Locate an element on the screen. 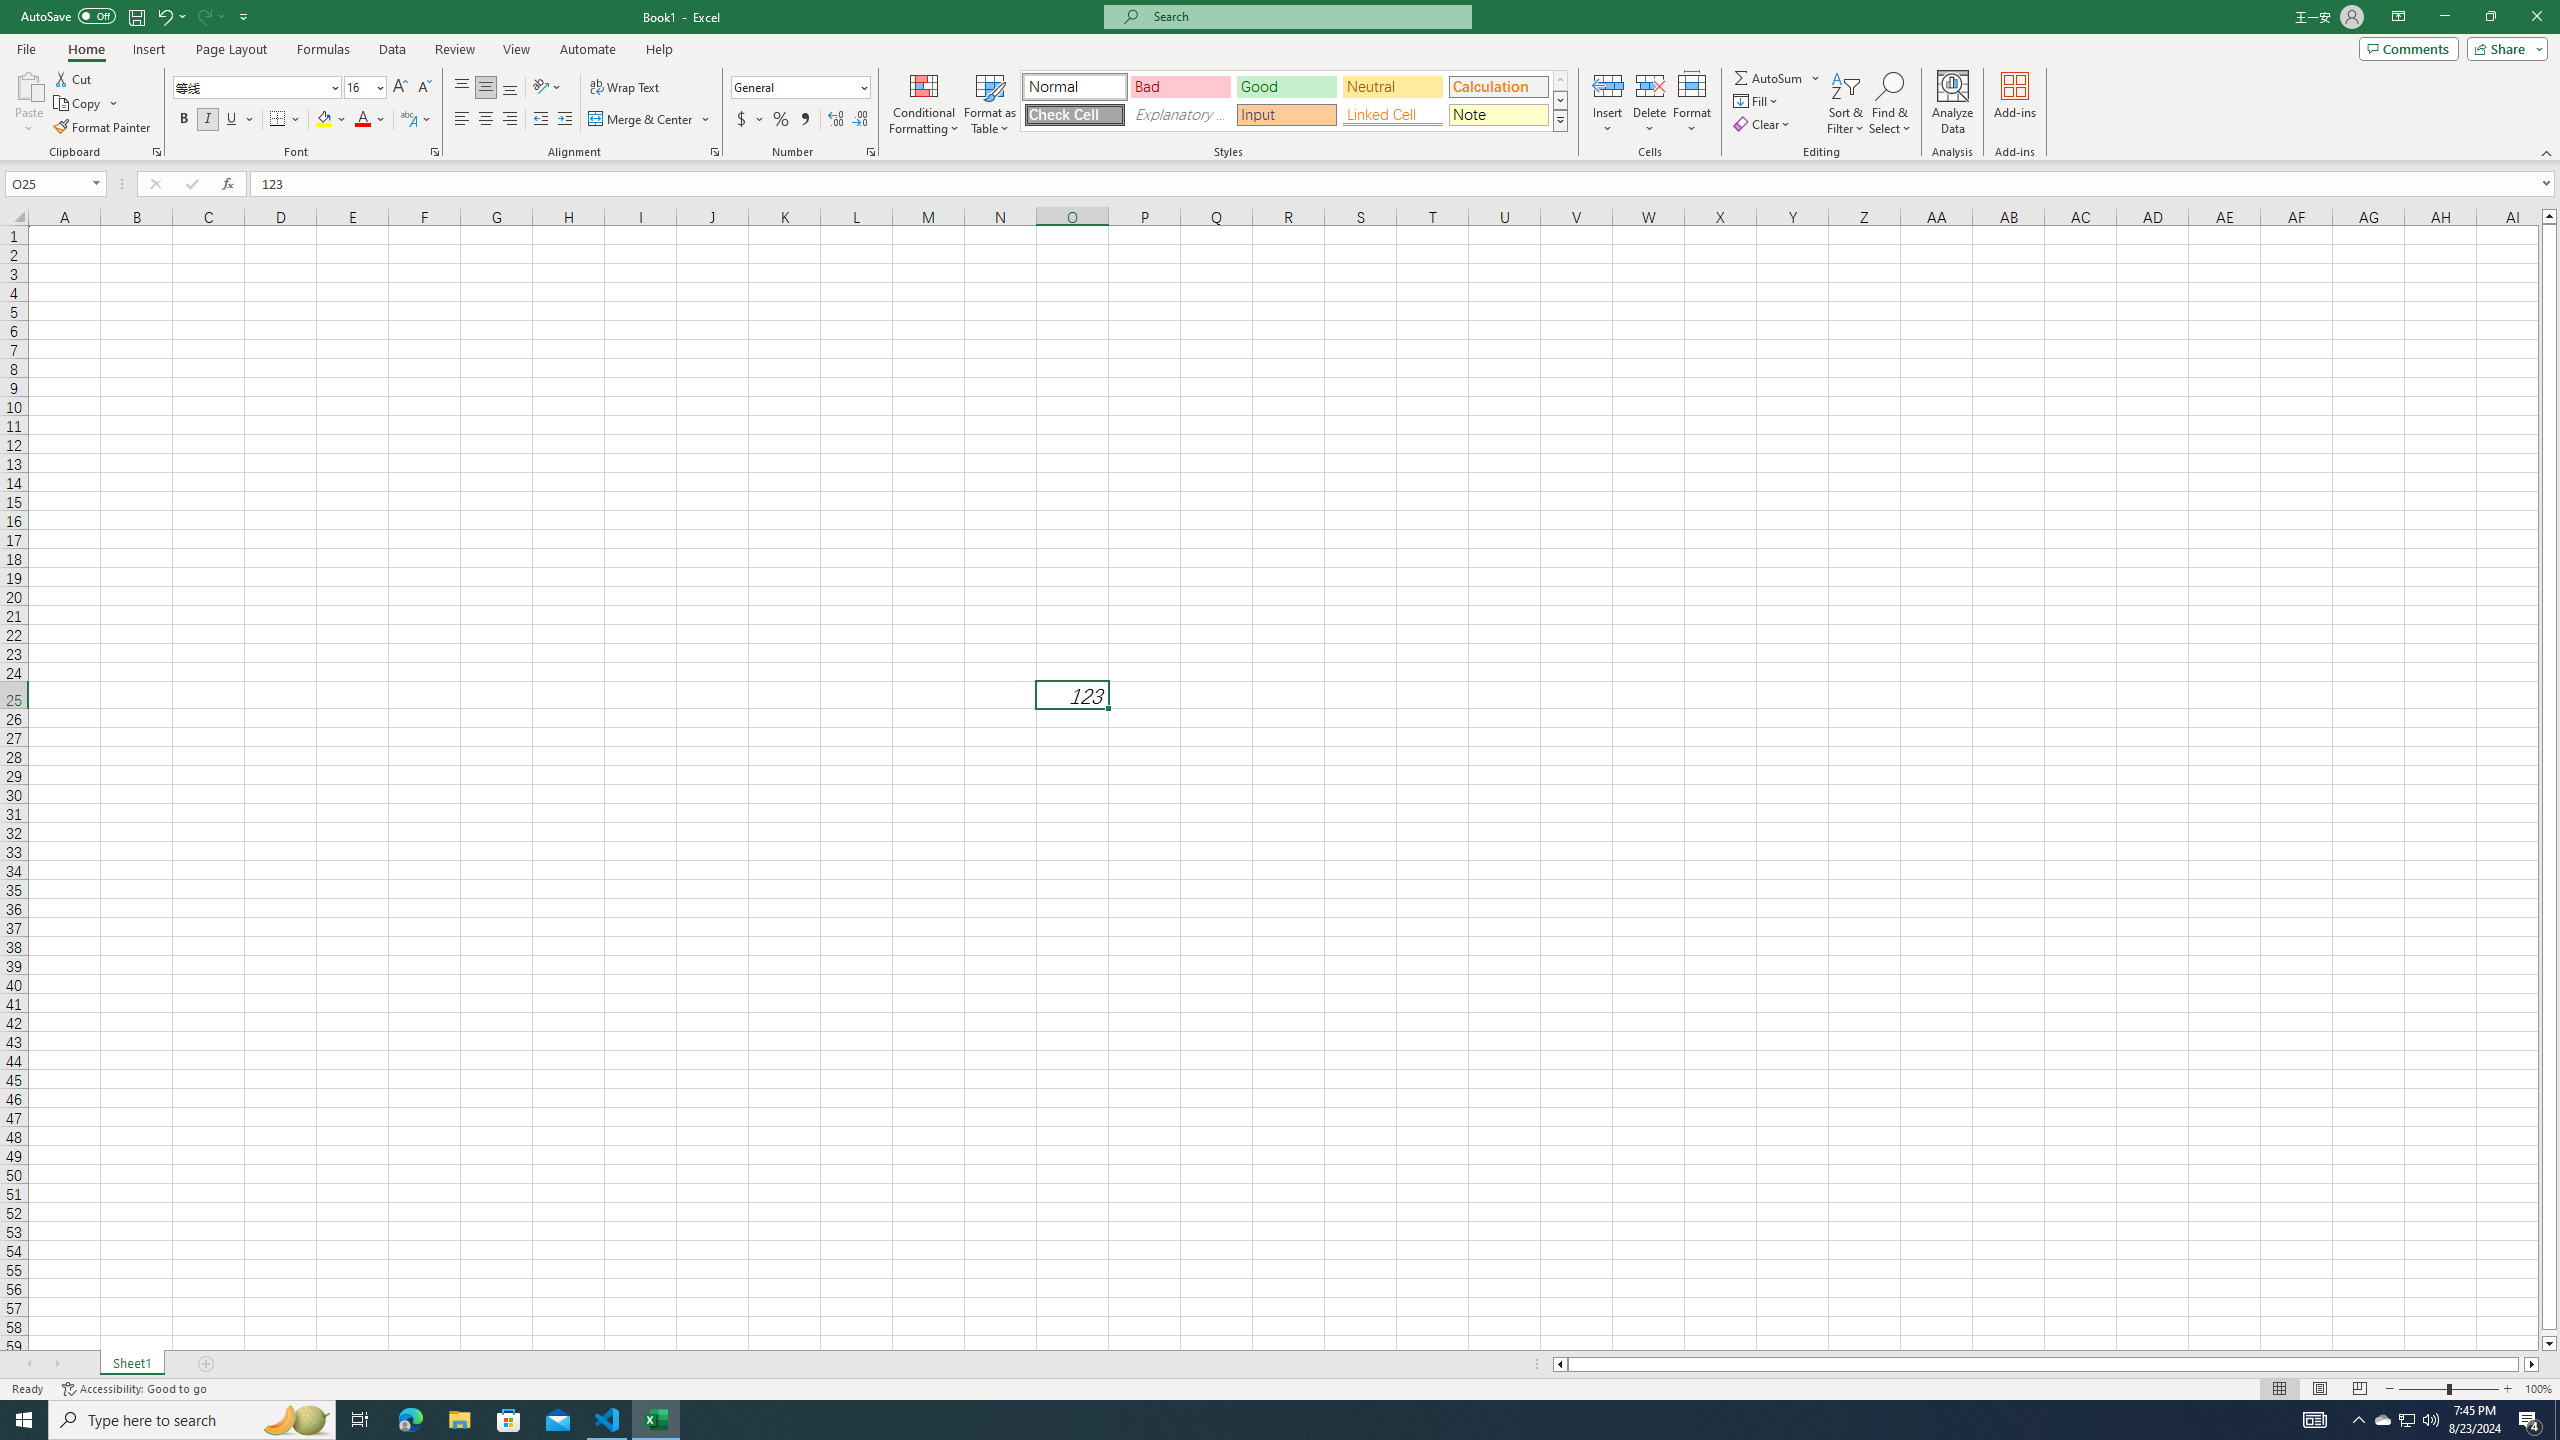  'Zoom' is located at coordinates (2447, 1389).